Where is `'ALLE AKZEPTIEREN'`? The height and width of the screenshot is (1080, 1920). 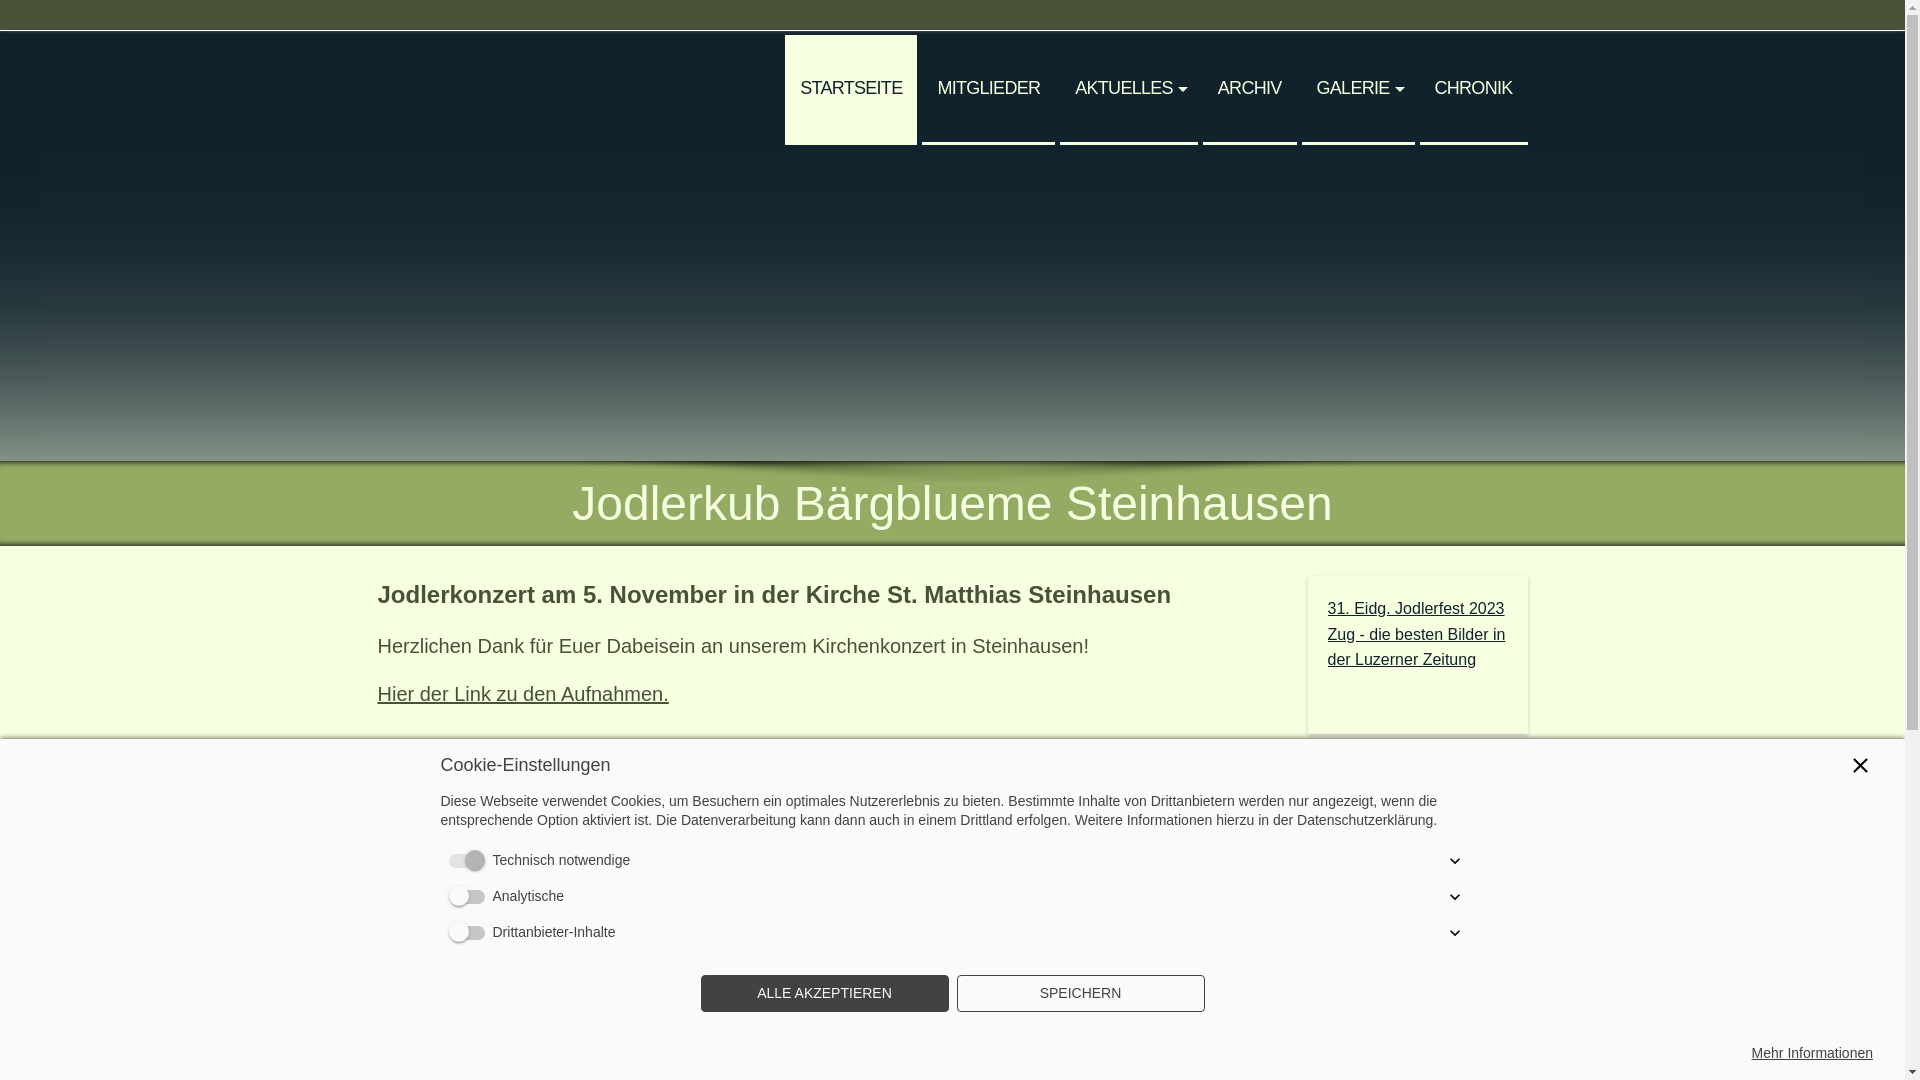 'ALLE AKZEPTIEREN' is located at coordinates (824, 994).